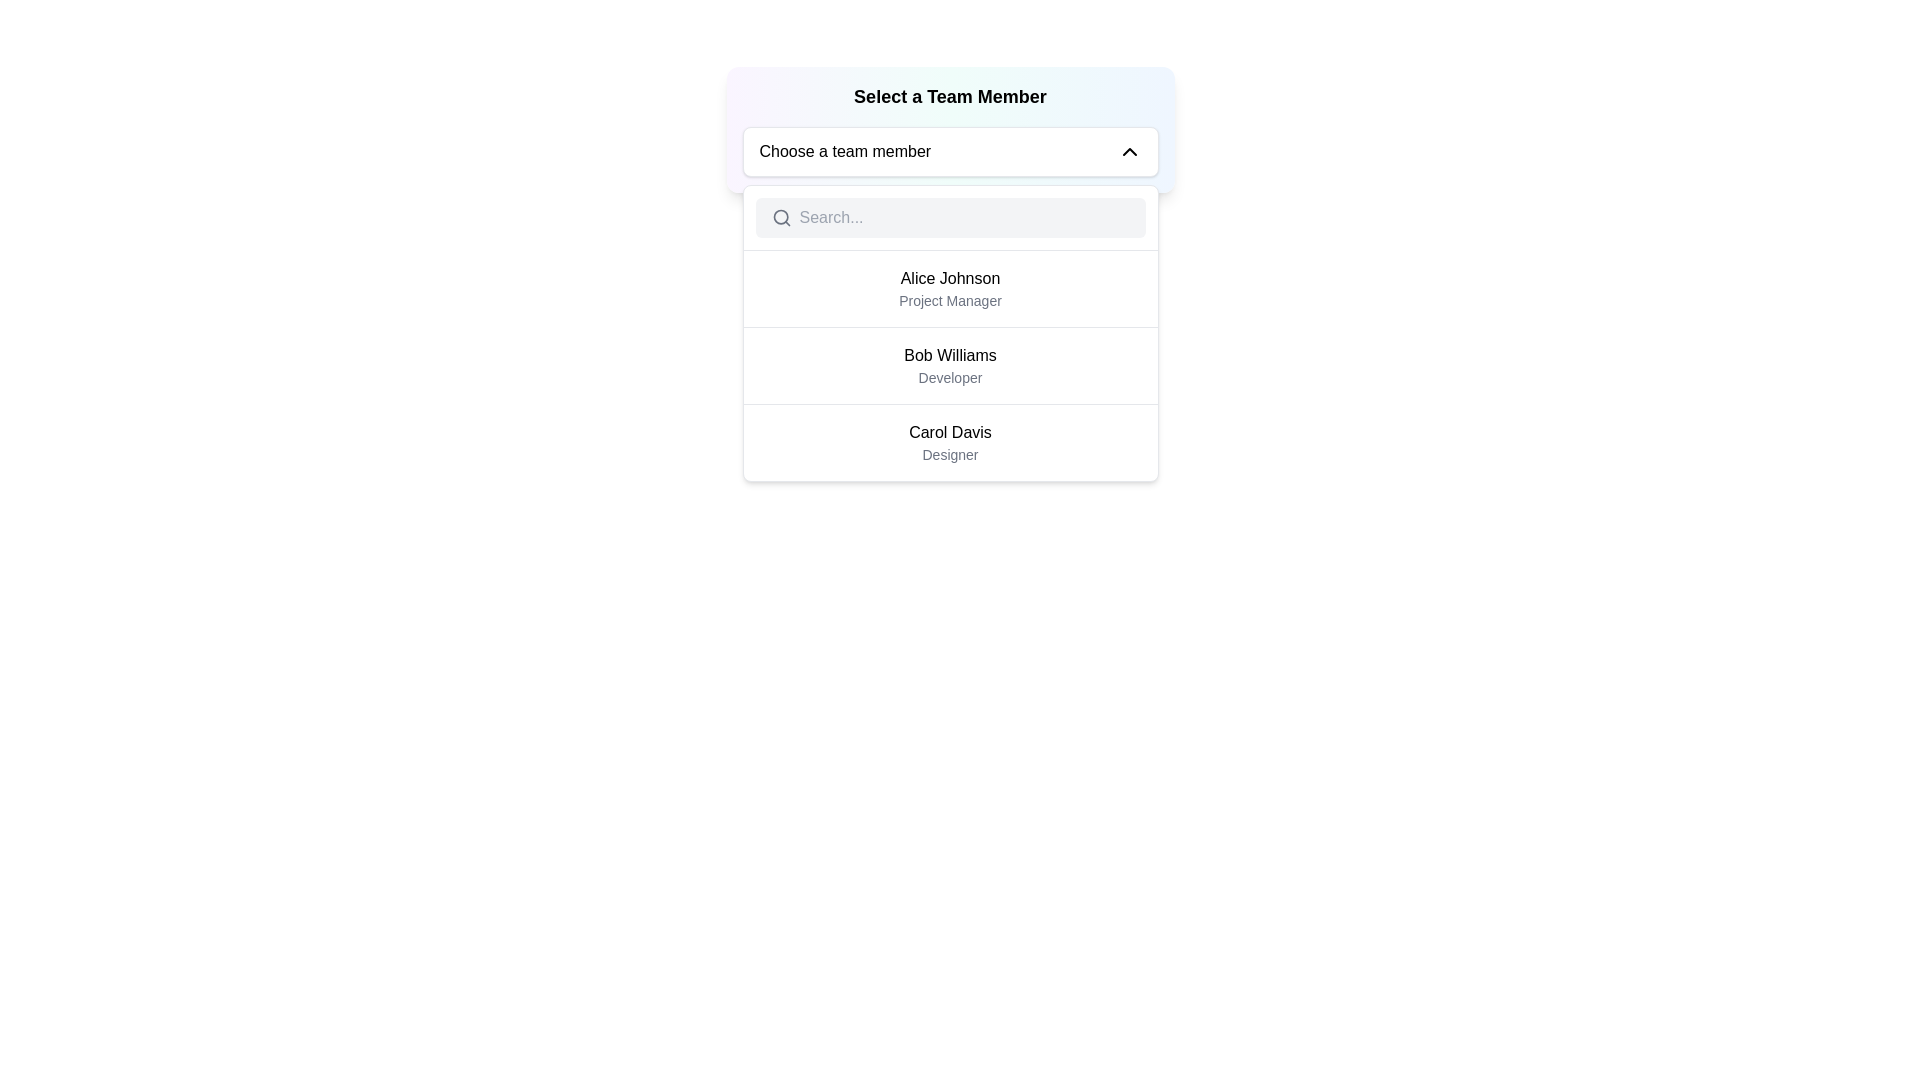 The image size is (1920, 1080). Describe the element at coordinates (949, 300) in the screenshot. I see `text label indicating the role of 'Project Manager' for Alice Johnson, located beneath her name in the dropdown menu under 'Select a Team Member'` at that location.